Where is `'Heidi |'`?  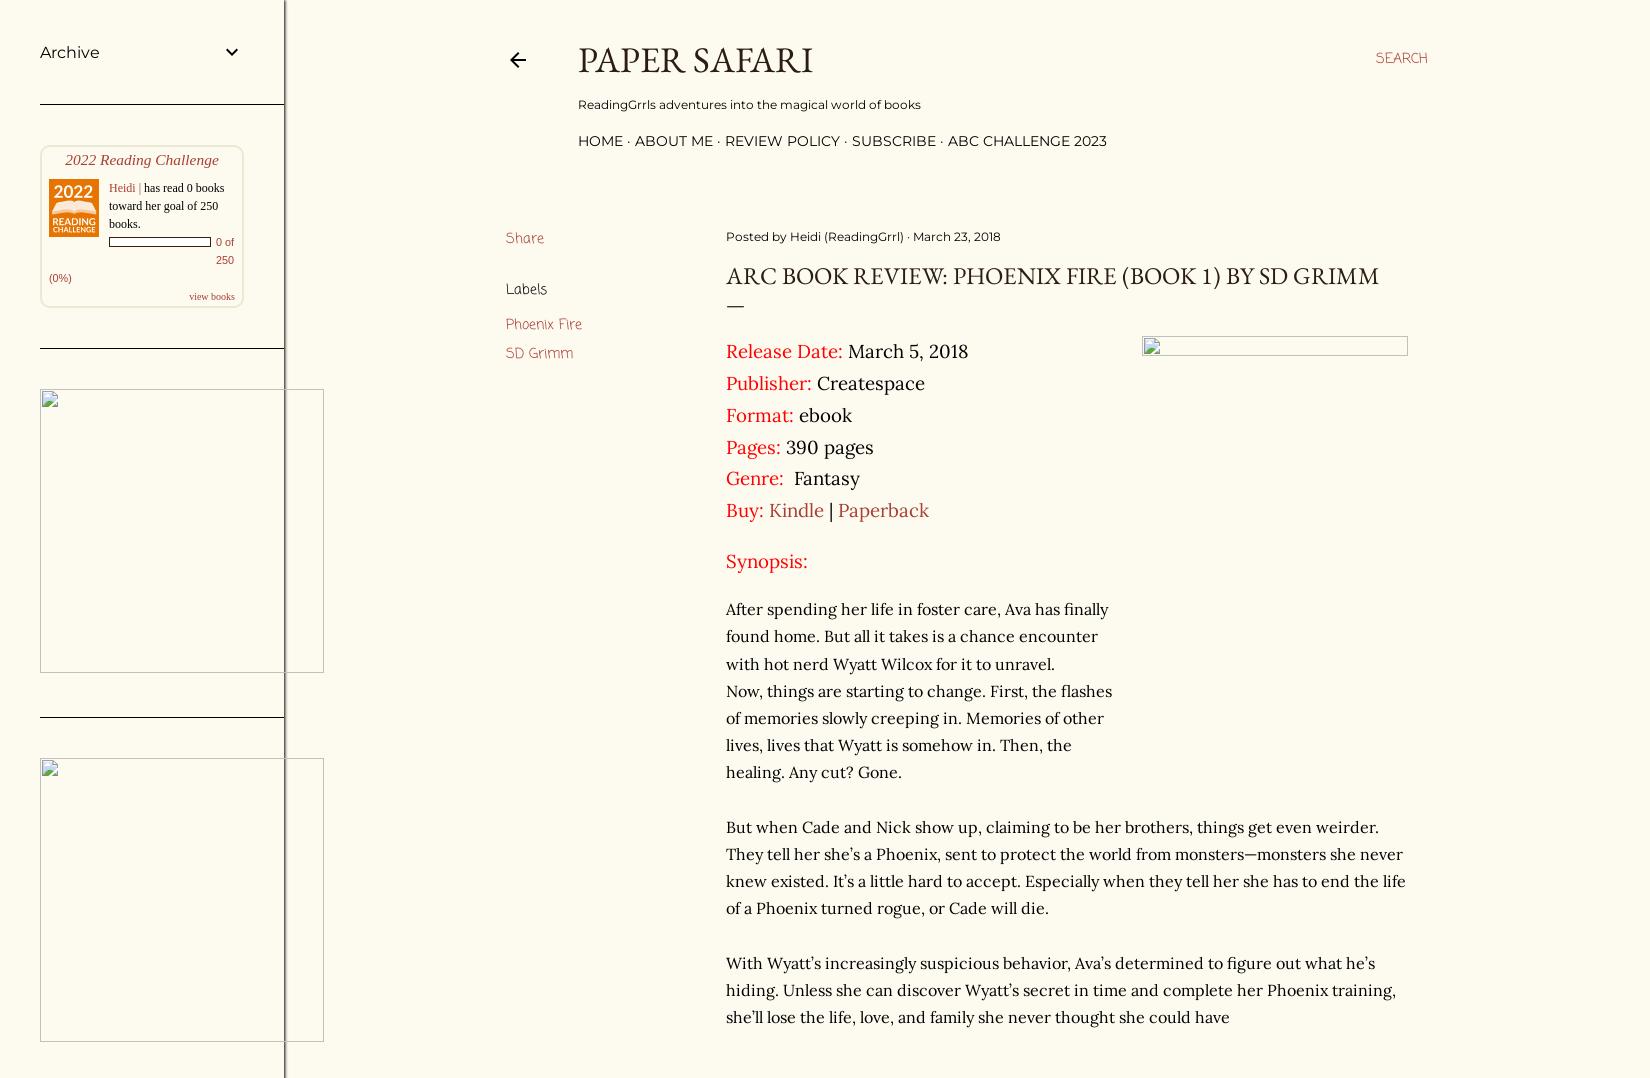
'Heidi |' is located at coordinates (109, 187).